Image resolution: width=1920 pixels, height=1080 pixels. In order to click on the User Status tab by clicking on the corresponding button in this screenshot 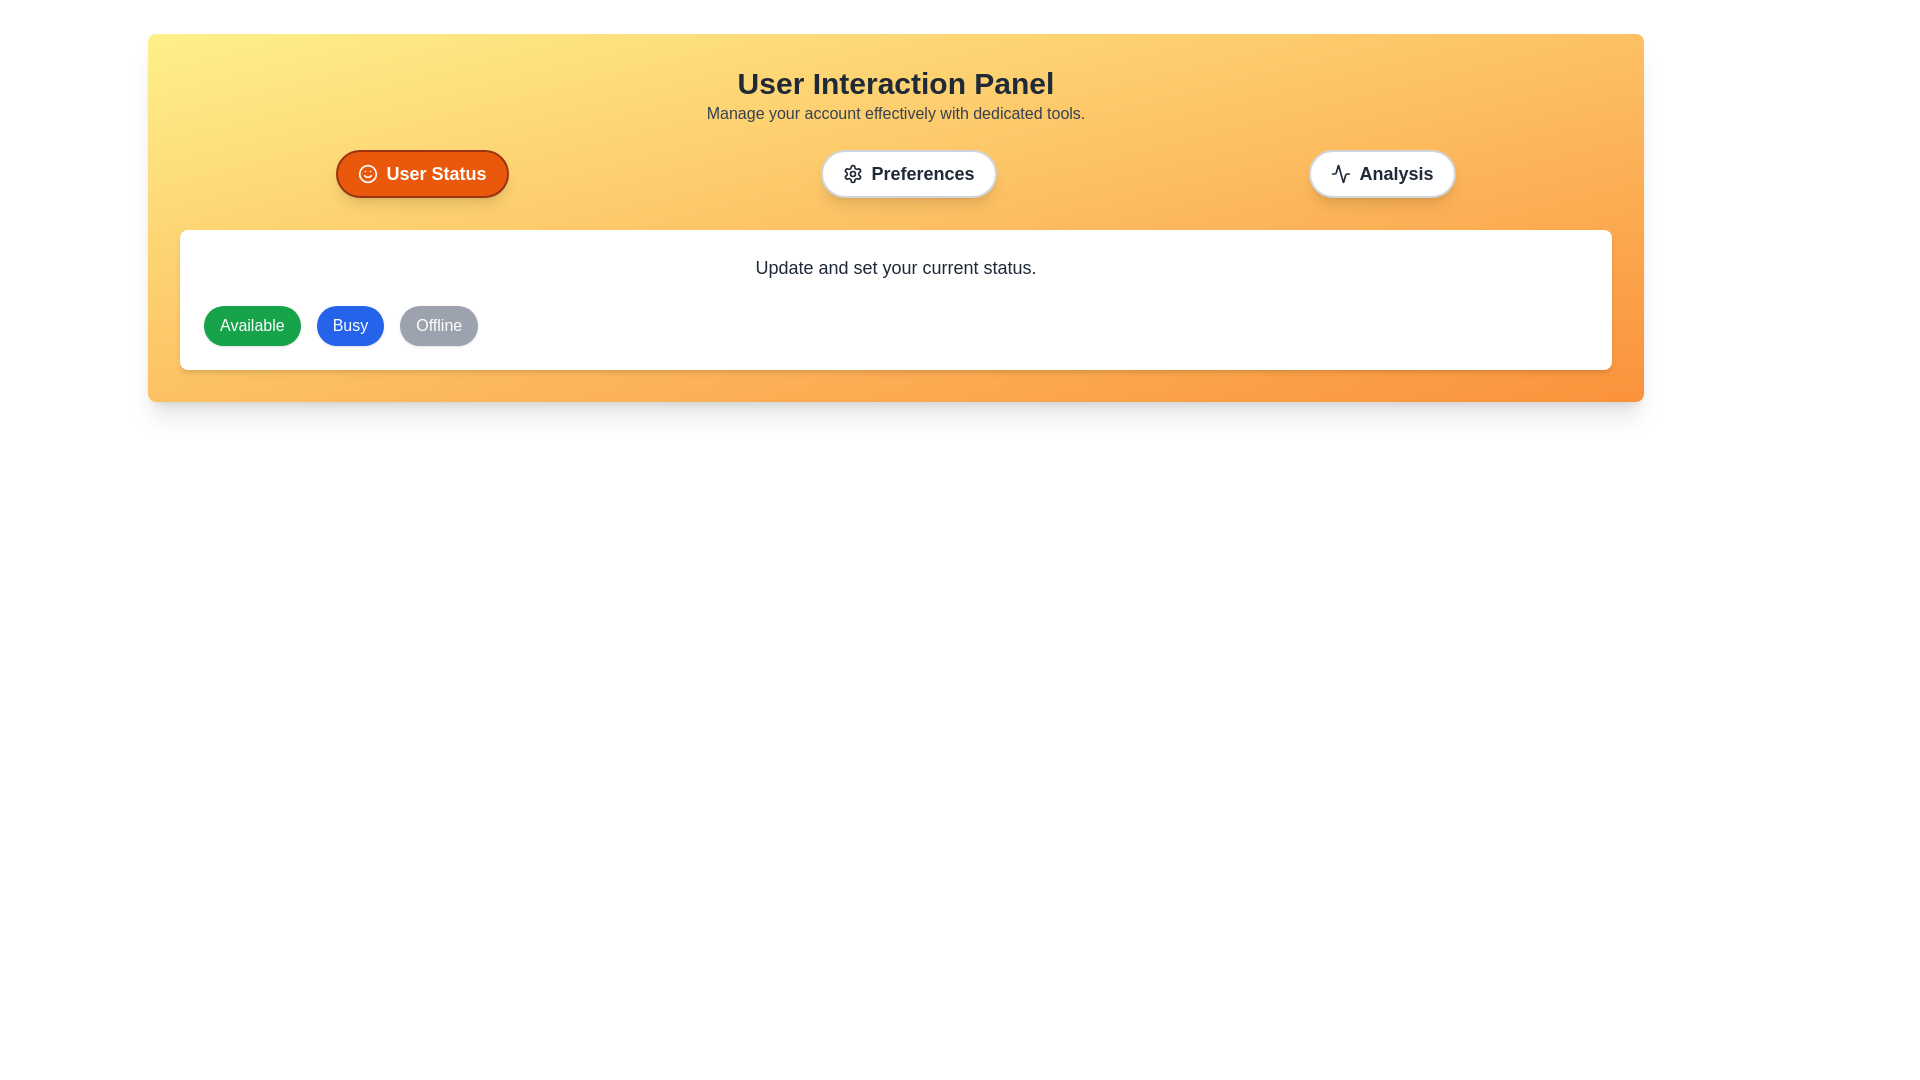, I will do `click(421, 172)`.